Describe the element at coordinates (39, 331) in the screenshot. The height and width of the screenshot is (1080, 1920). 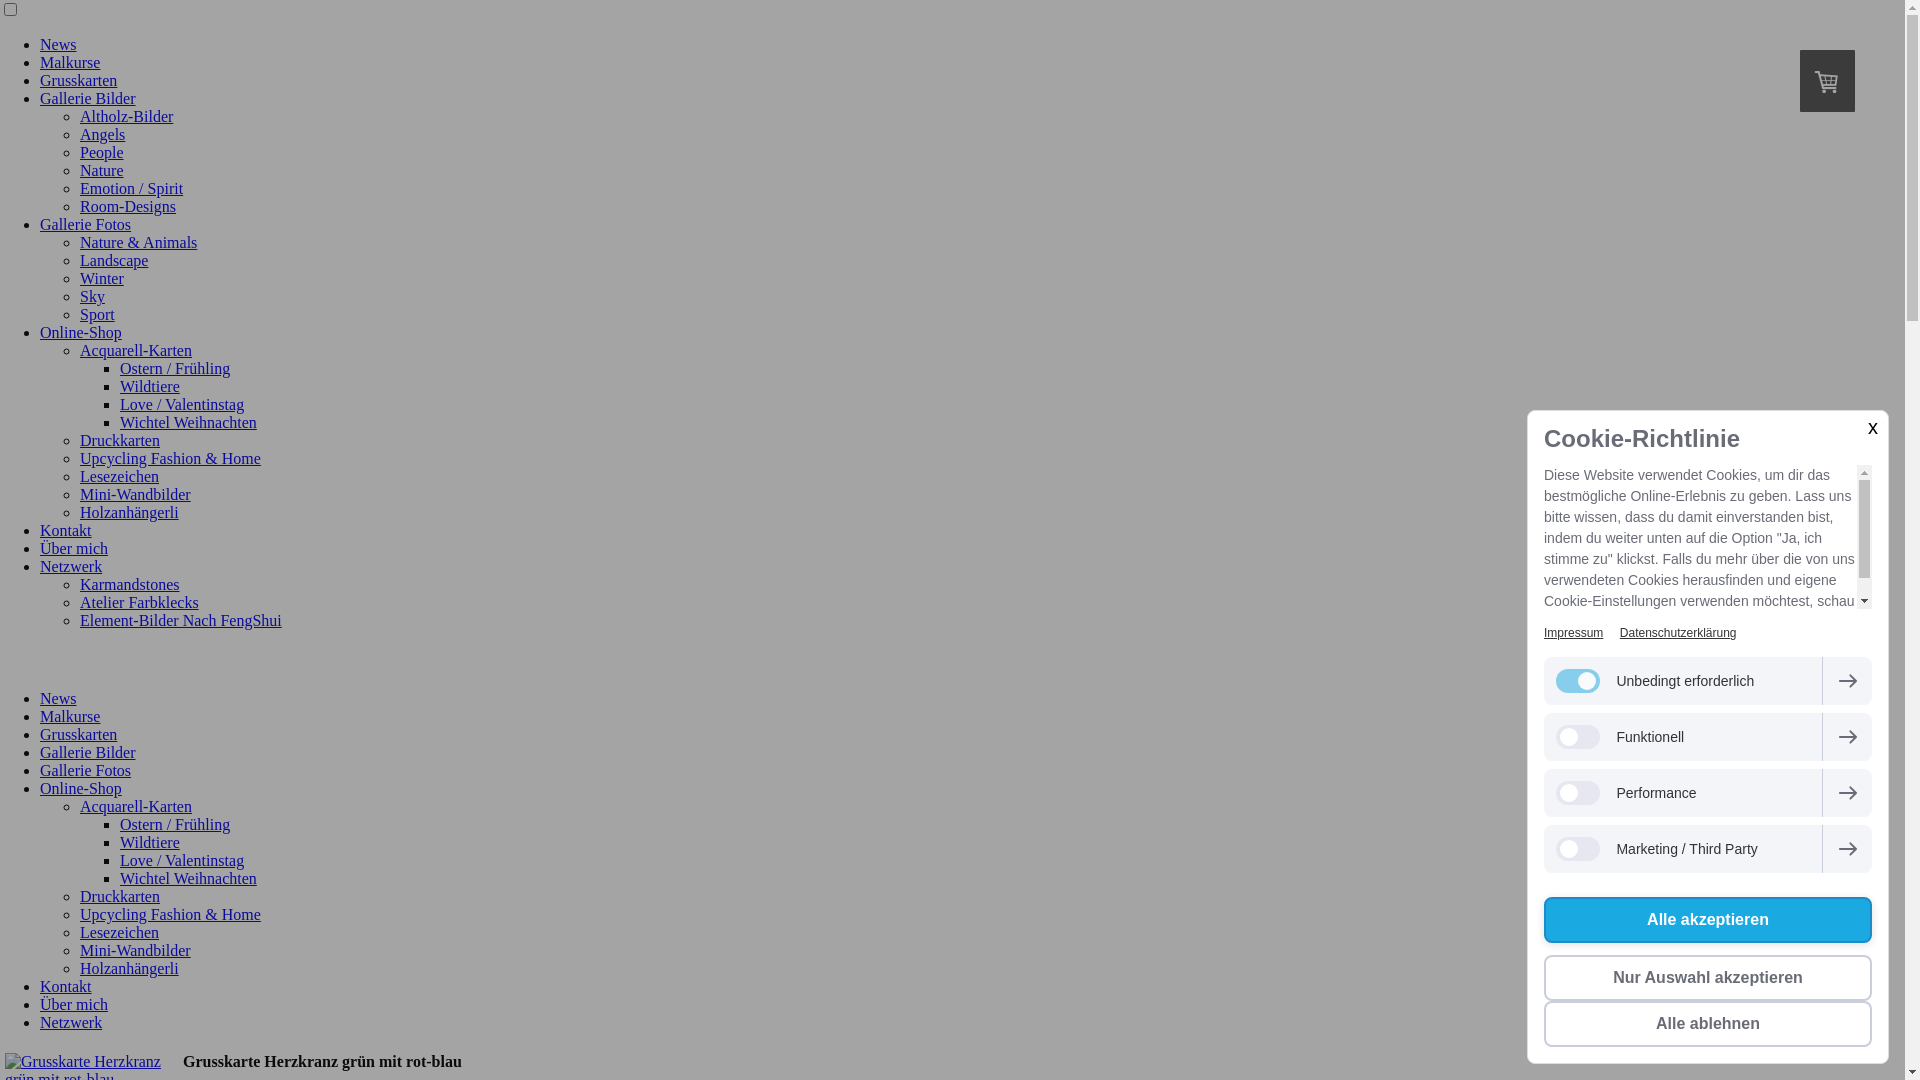
I see `'Online-Shop'` at that location.